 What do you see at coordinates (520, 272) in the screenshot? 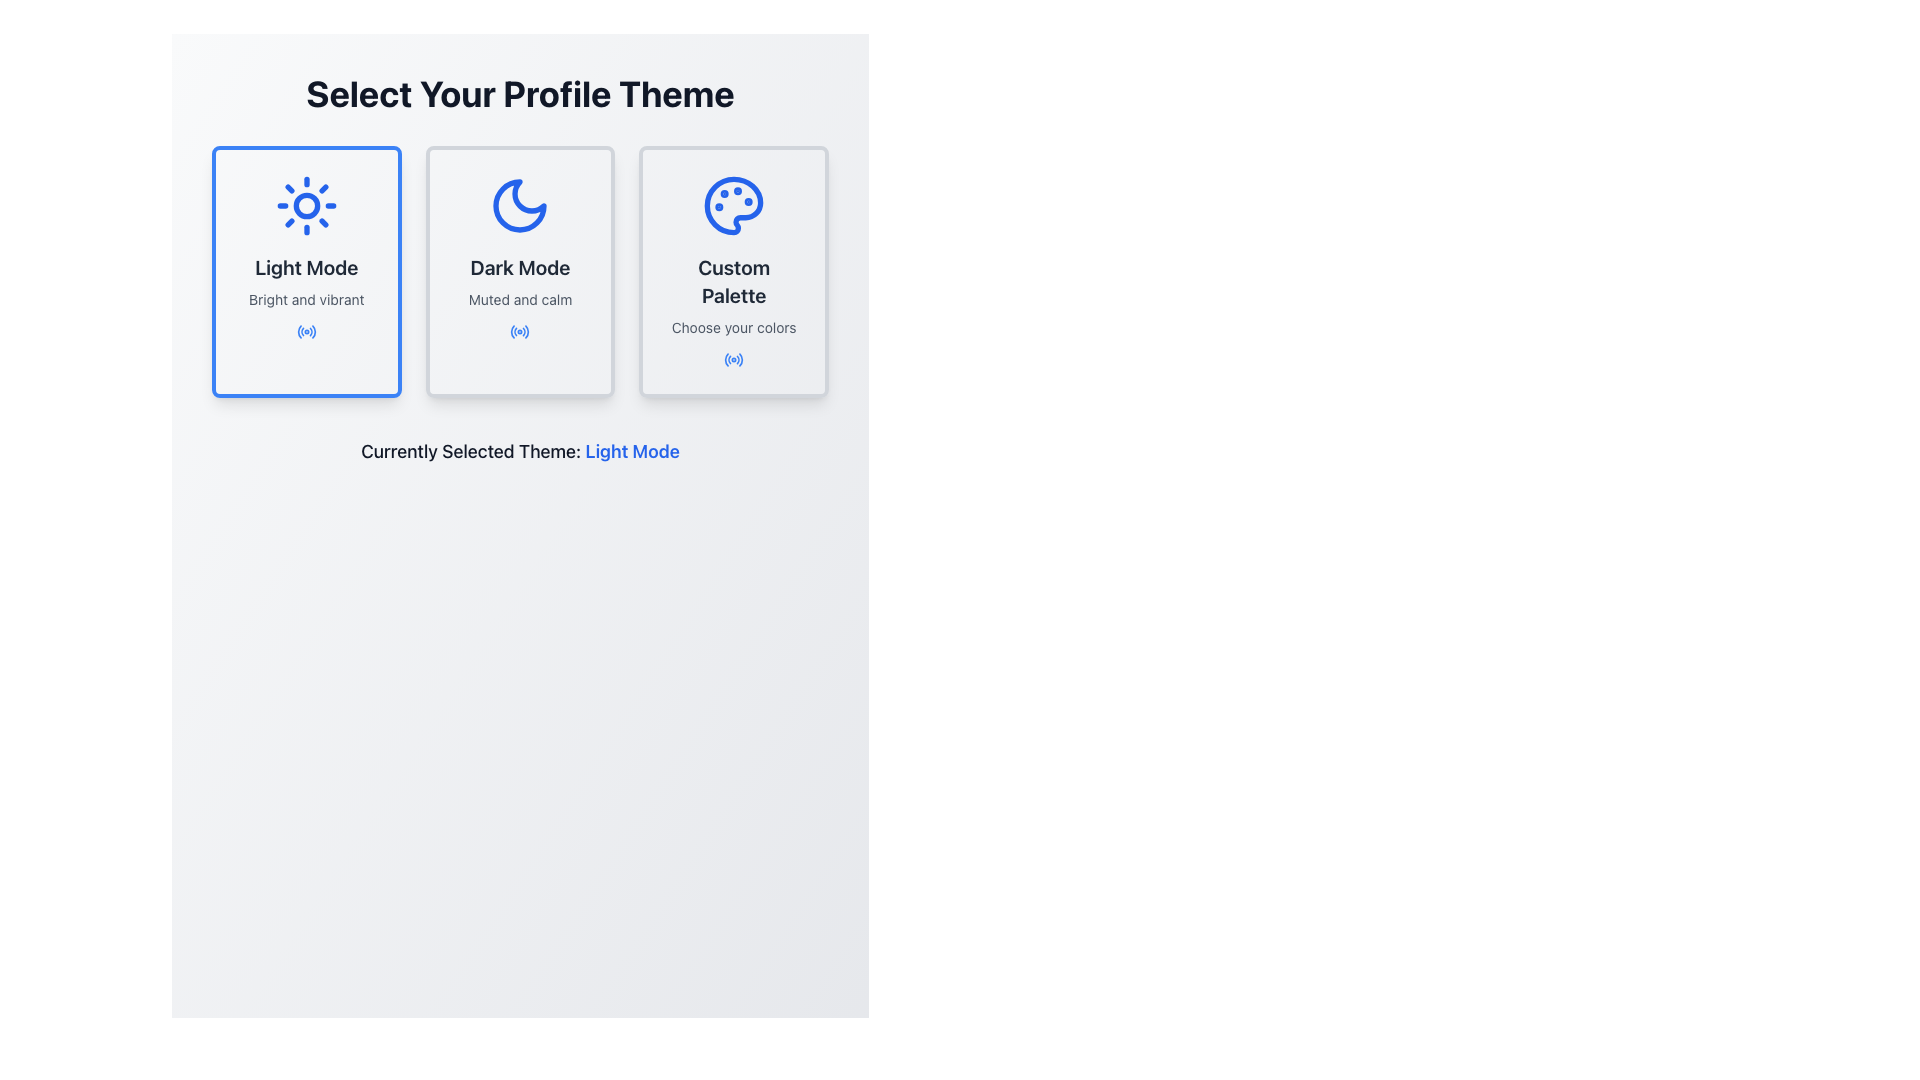
I see `the 'Dark Mode' Selection Card, which is the middle card in a grid layout` at bounding box center [520, 272].